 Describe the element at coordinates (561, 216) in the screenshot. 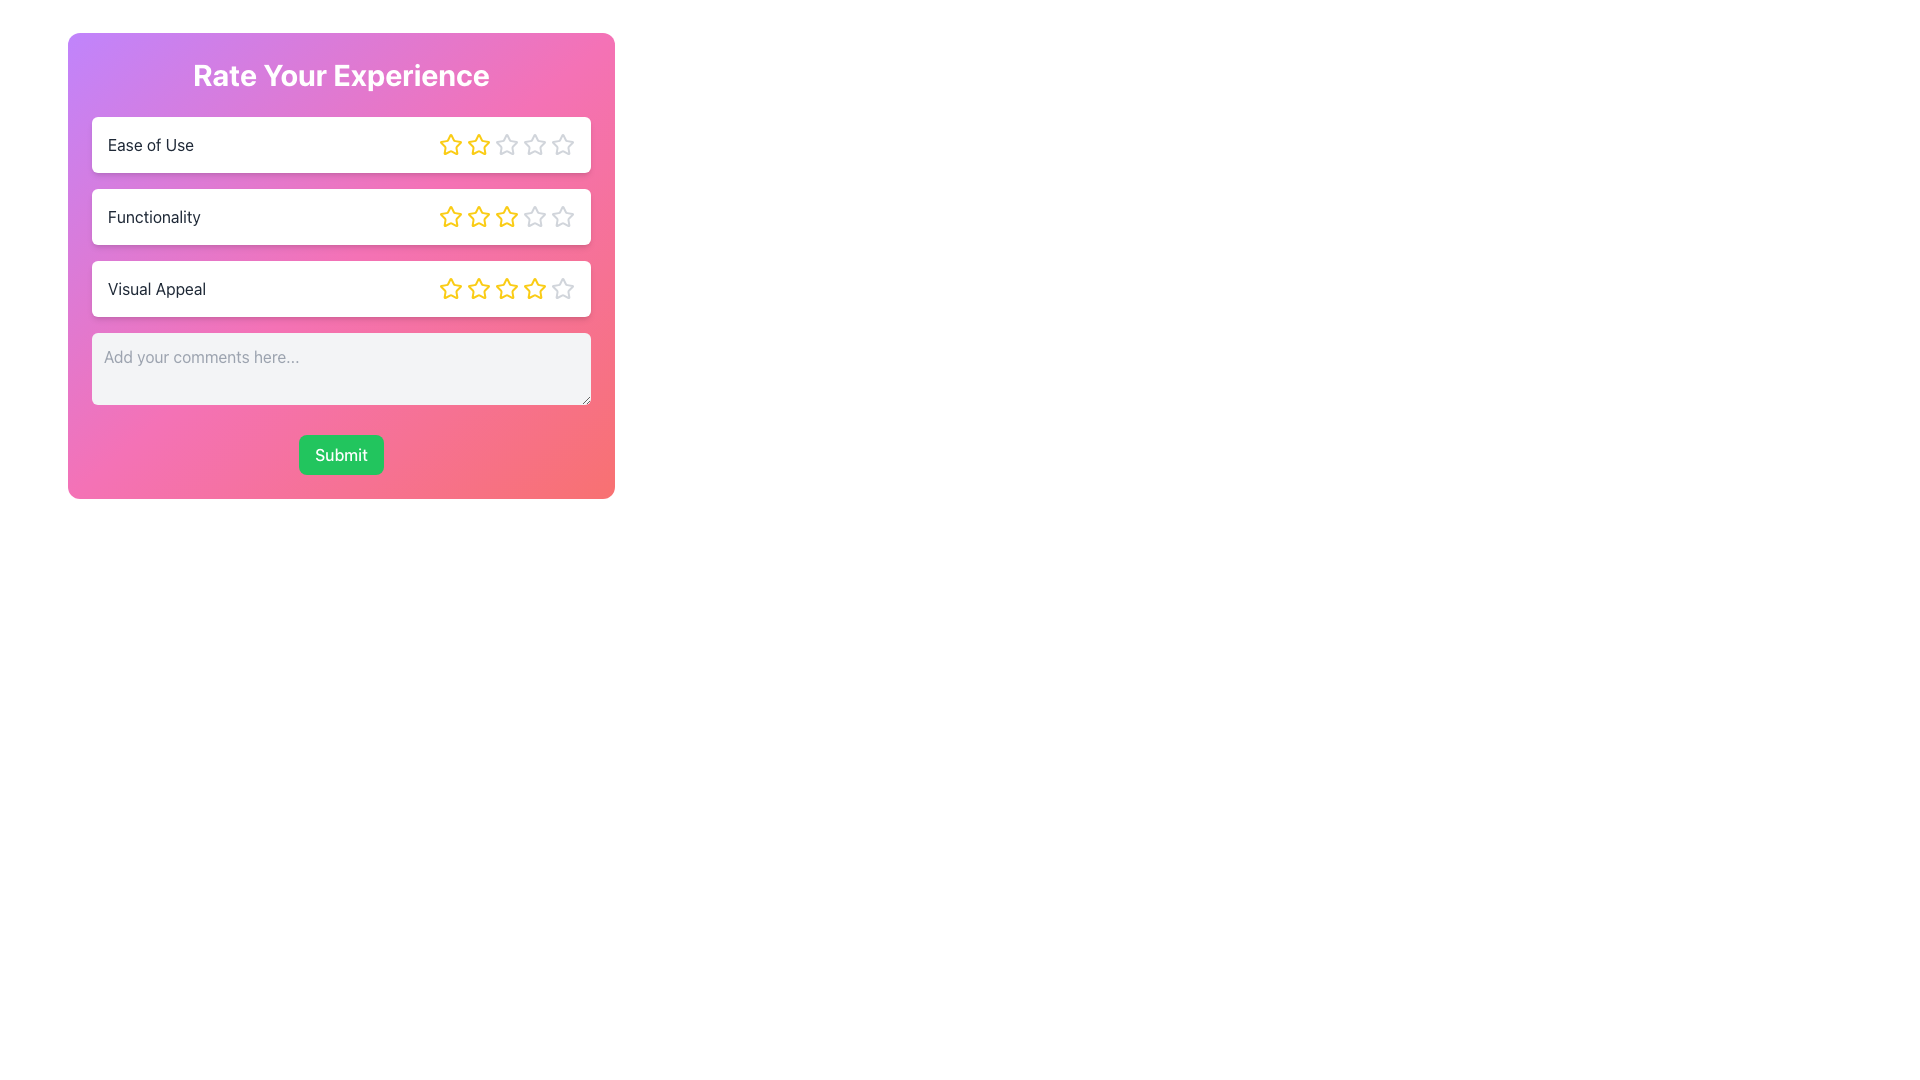

I see `the fifth star icon in the rating section` at that location.